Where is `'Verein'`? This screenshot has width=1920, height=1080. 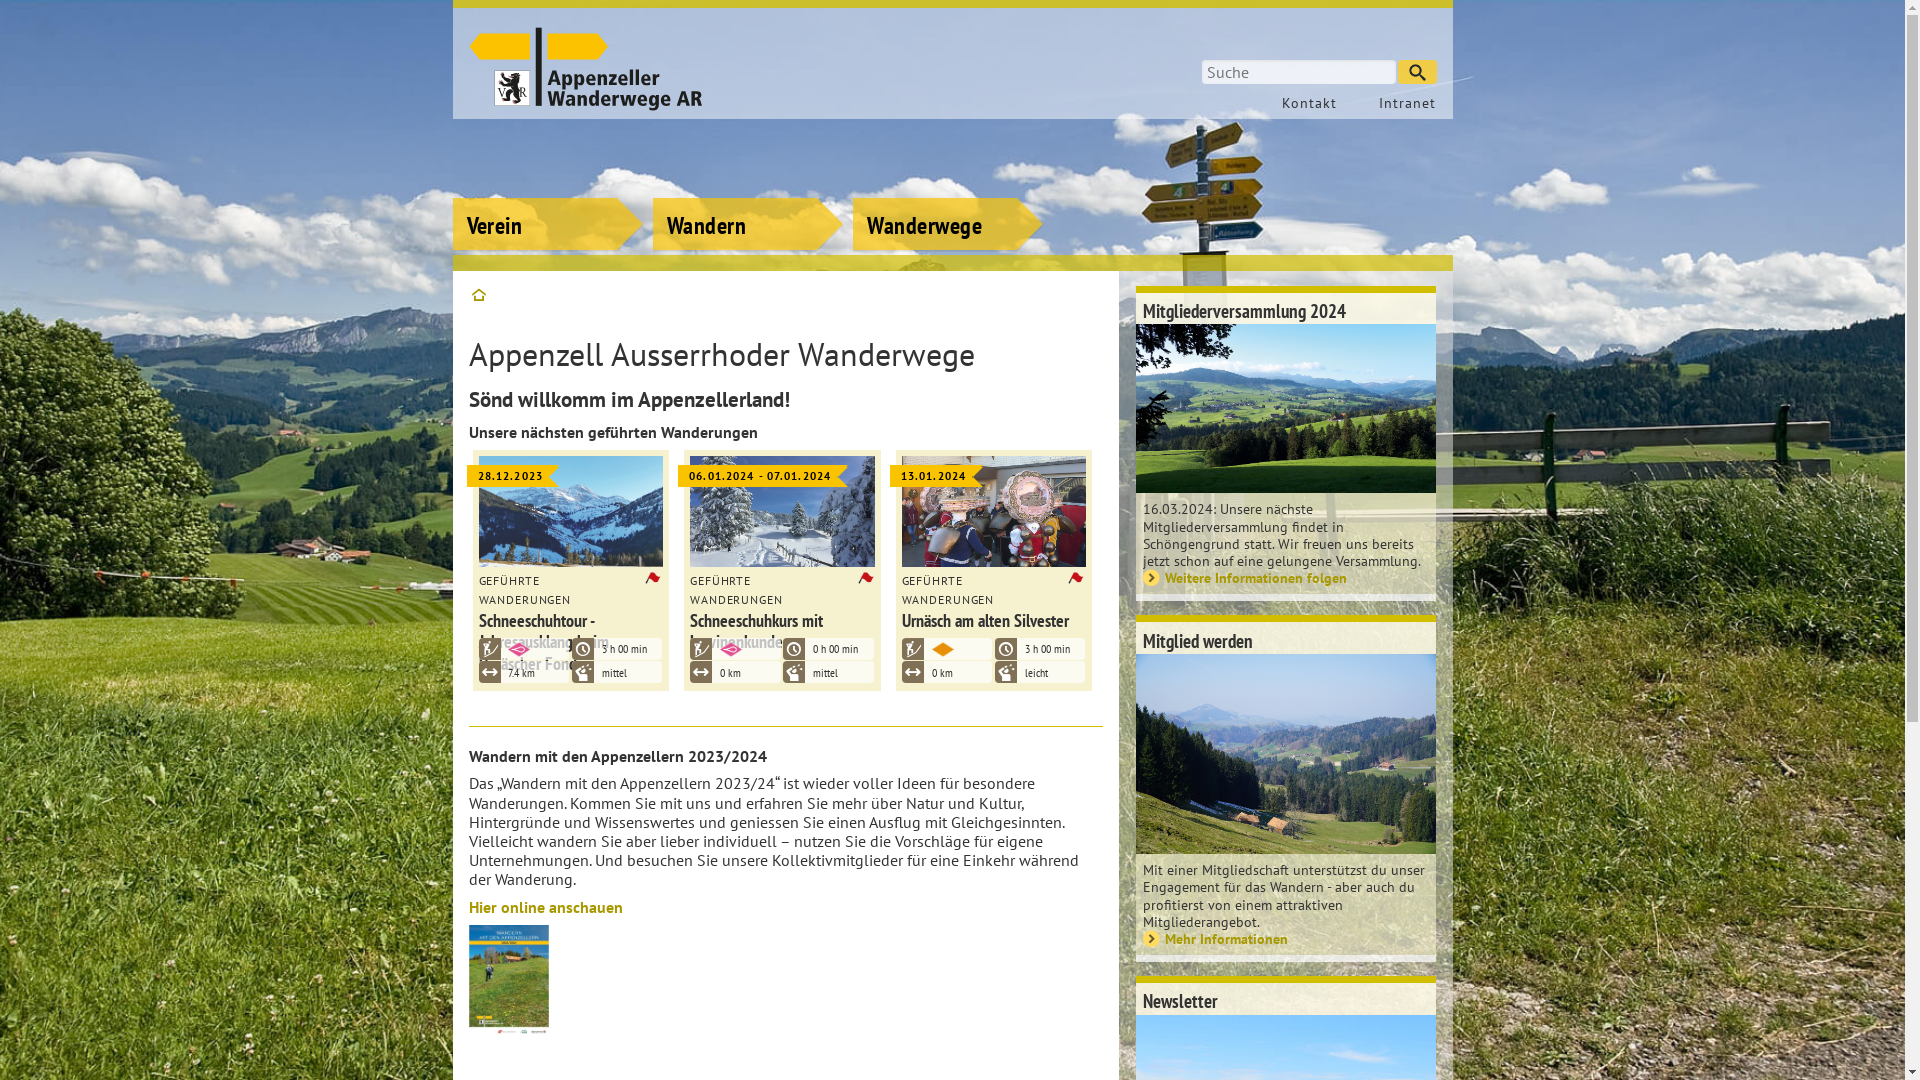 'Verein' is located at coordinates (547, 195).